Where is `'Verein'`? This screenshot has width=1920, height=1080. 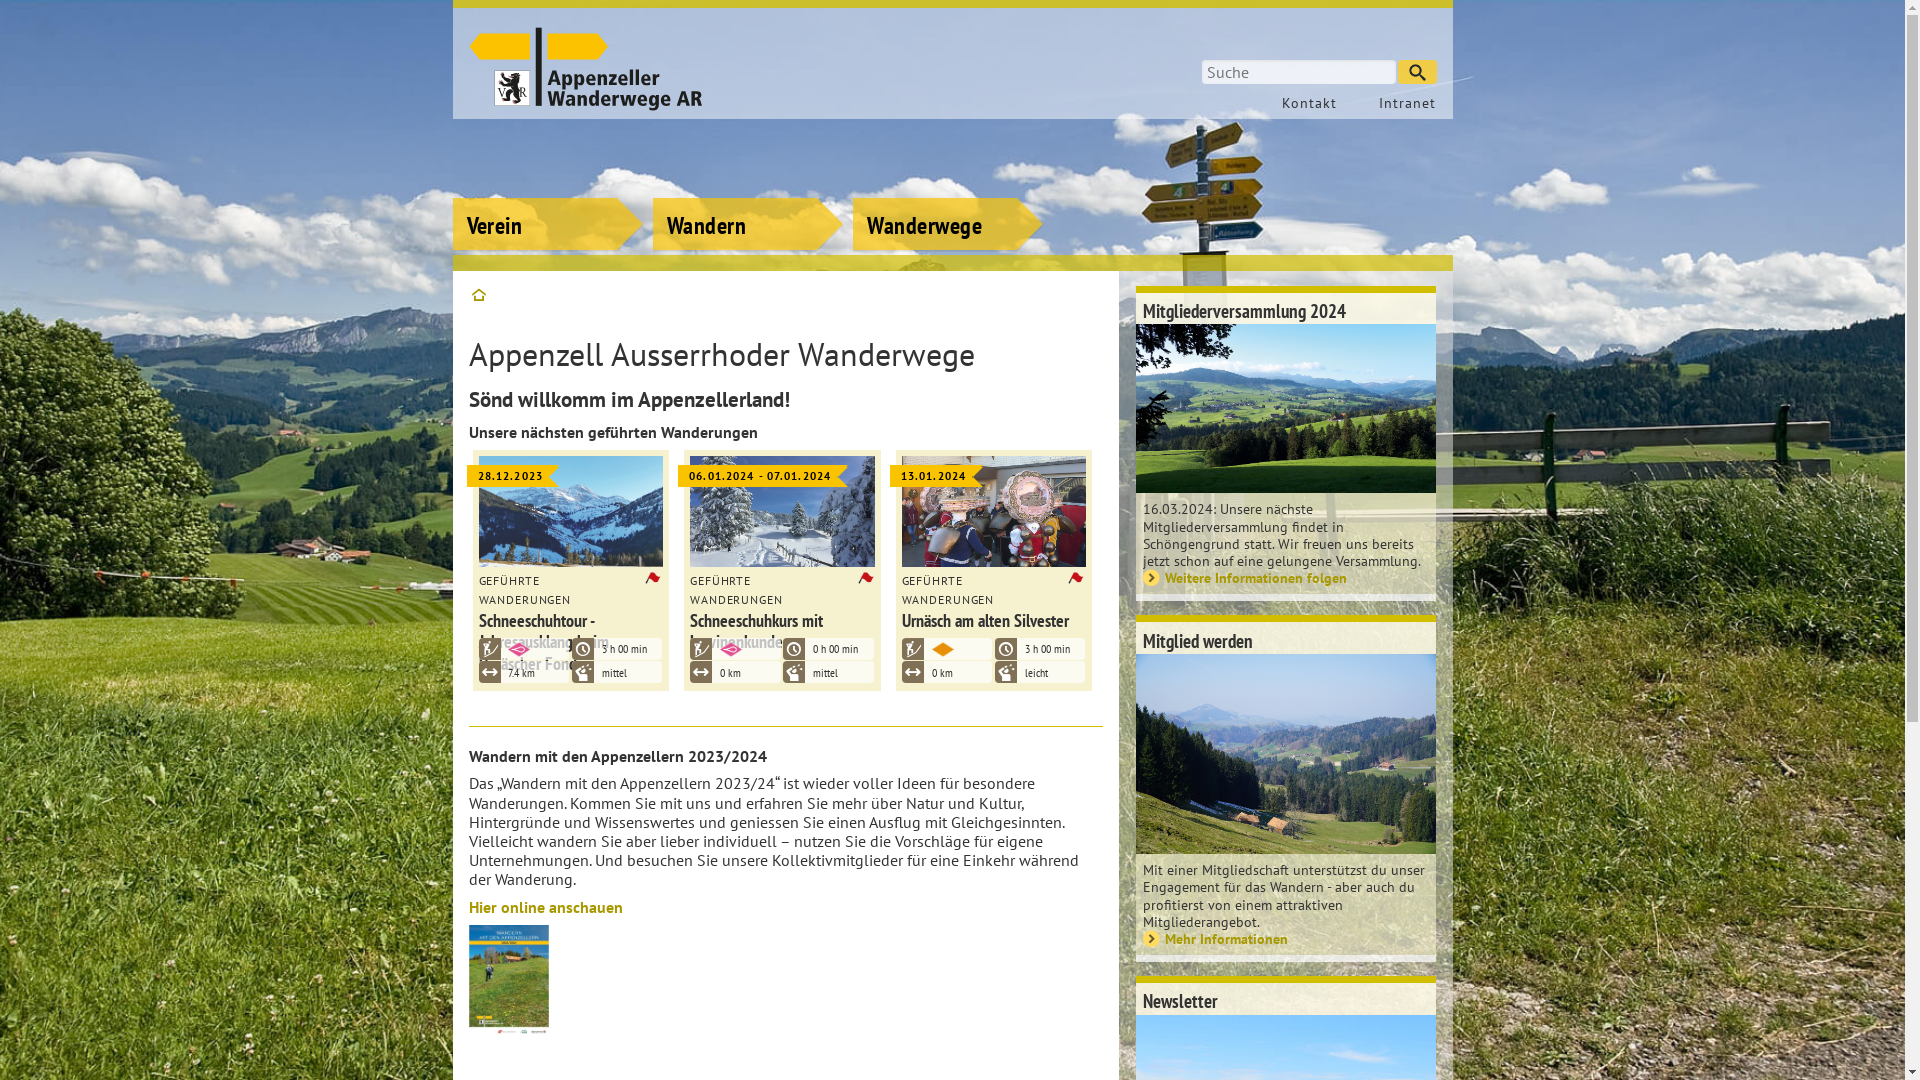 'Verein' is located at coordinates (547, 195).